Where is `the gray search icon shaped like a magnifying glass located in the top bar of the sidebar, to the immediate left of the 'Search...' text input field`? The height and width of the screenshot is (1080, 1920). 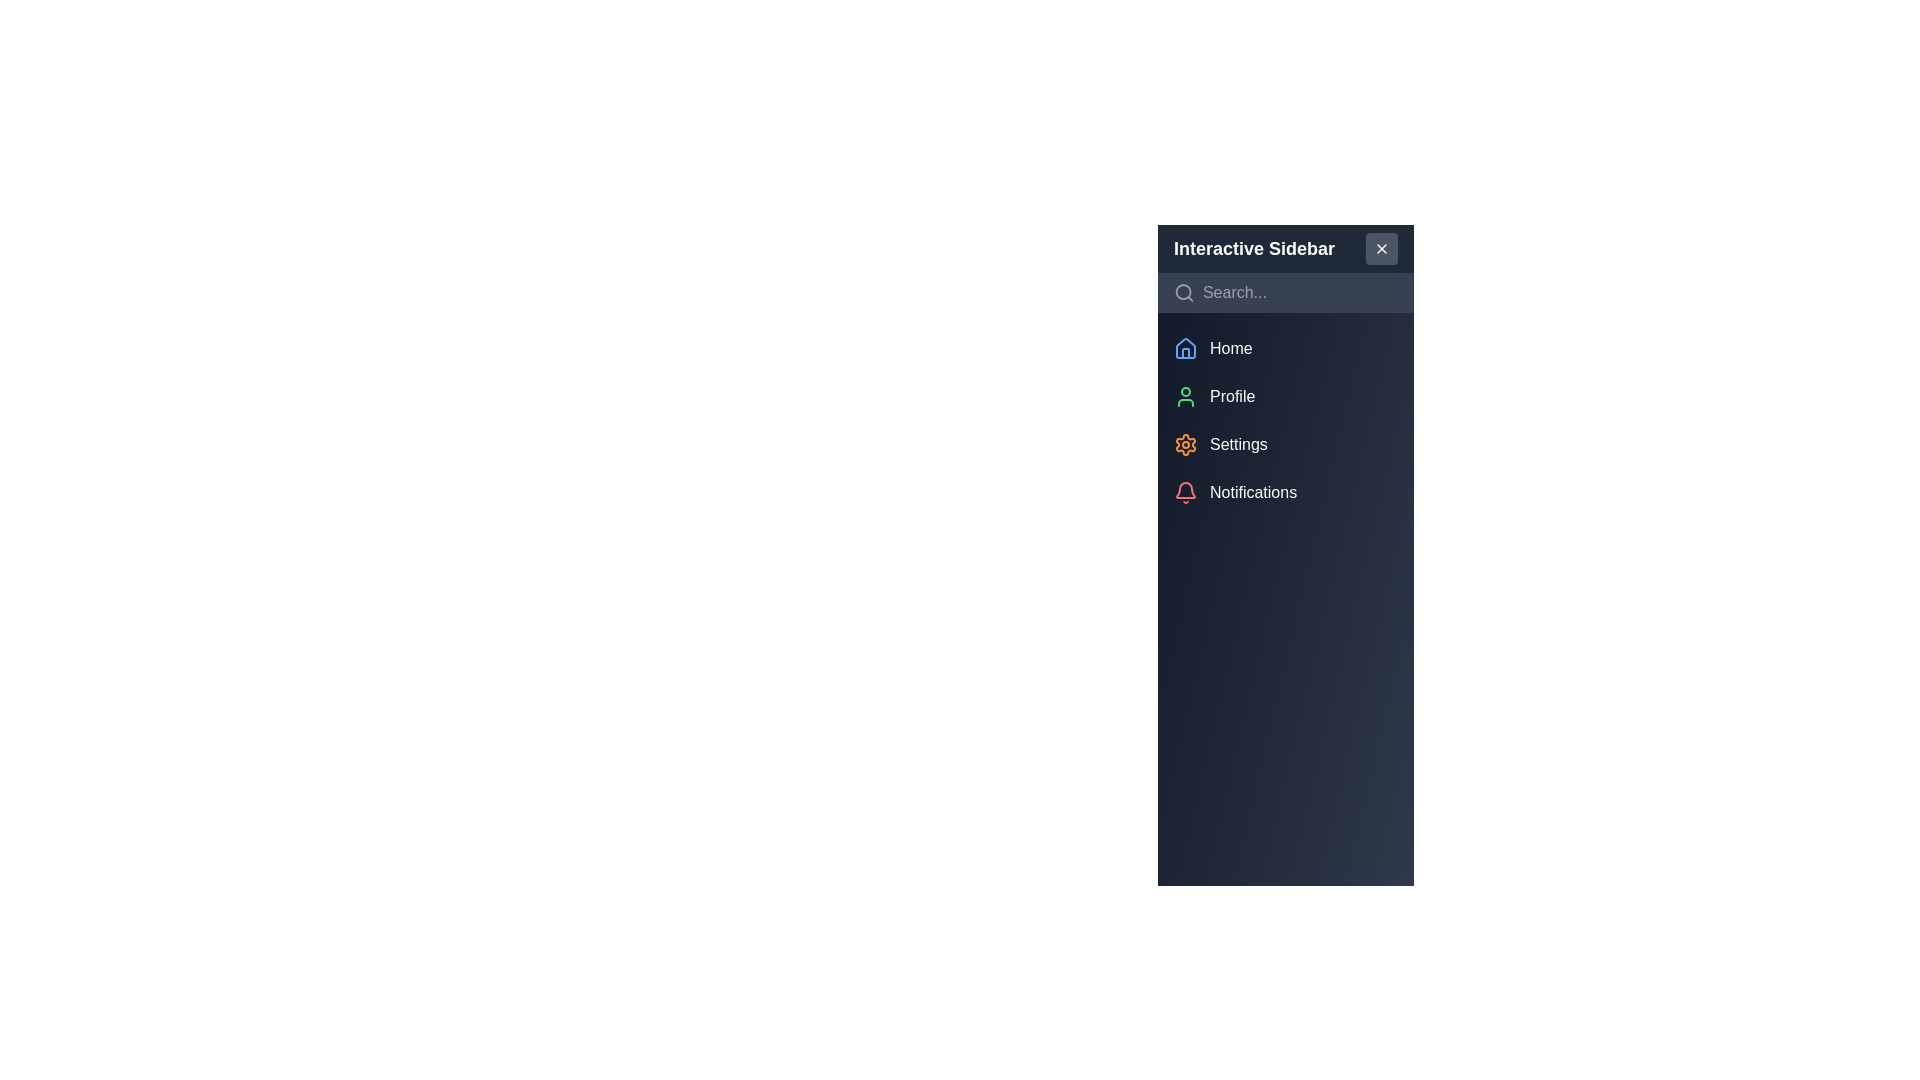 the gray search icon shaped like a magnifying glass located in the top bar of the sidebar, to the immediate left of the 'Search...' text input field is located at coordinates (1184, 293).